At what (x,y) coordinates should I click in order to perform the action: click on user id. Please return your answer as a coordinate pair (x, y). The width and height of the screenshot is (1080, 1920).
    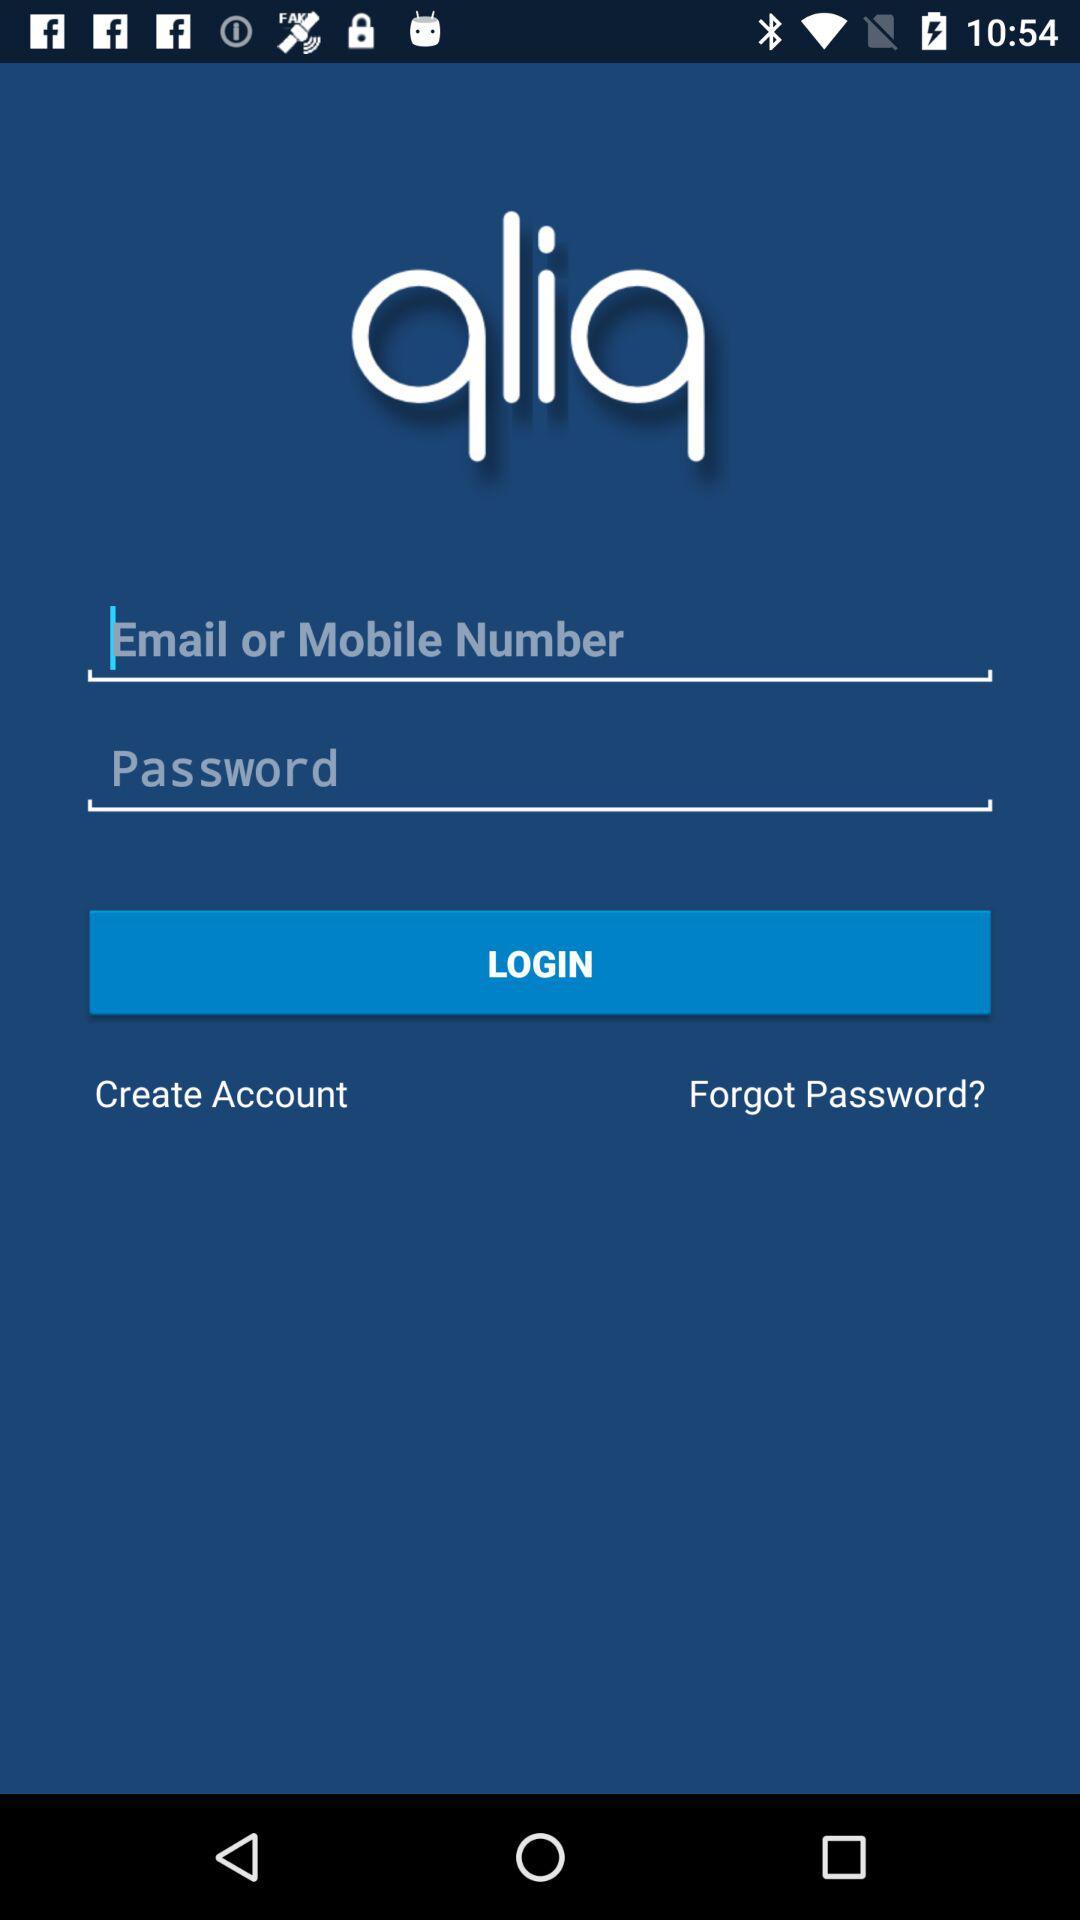
    Looking at the image, I should click on (540, 637).